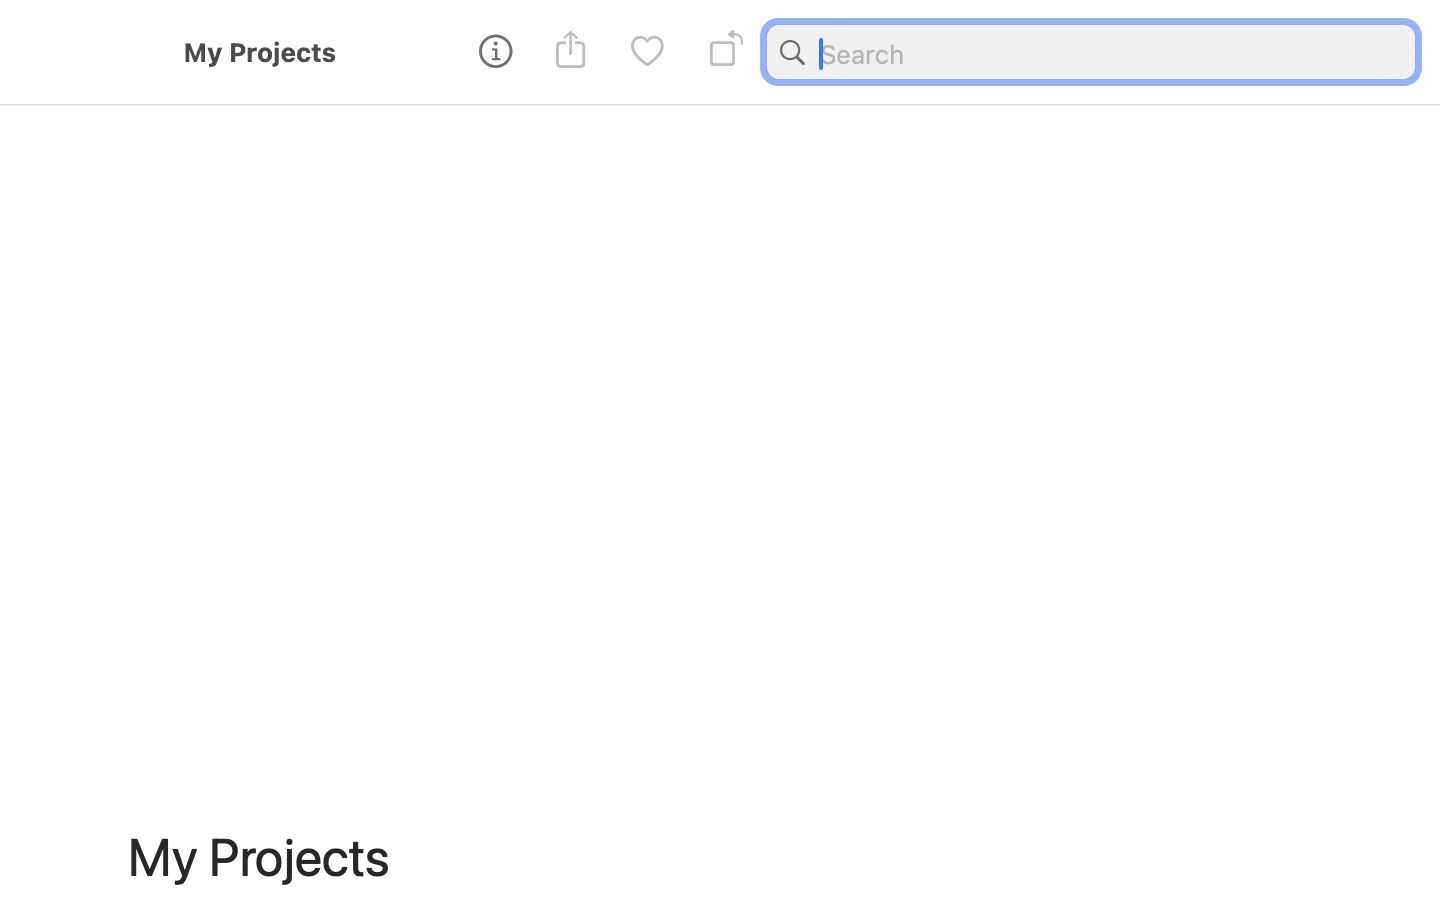  What do you see at coordinates (645, 51) in the screenshot?
I see `'0'` at bounding box center [645, 51].